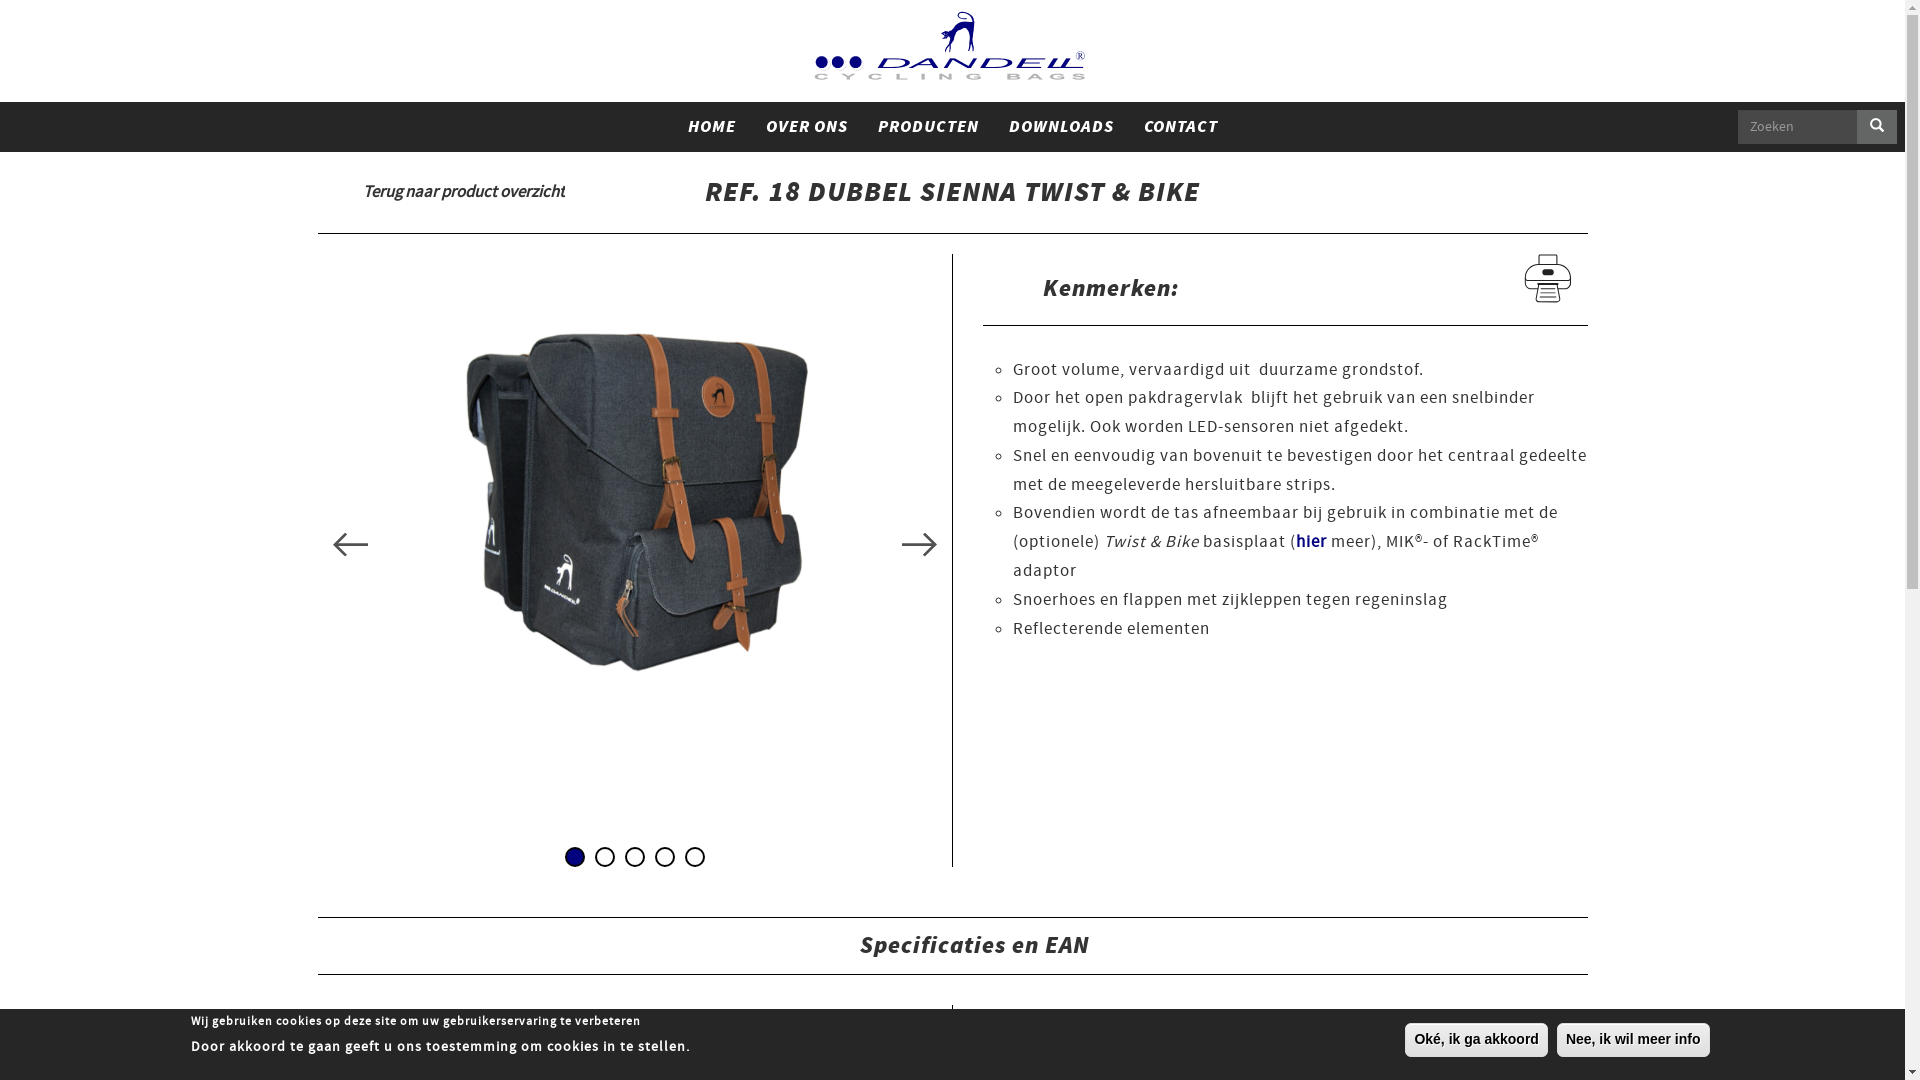 Image resolution: width=1920 pixels, height=1080 pixels. I want to click on 'Geef de woorden op waarnaar u wilt zoeken.', so click(1798, 127).